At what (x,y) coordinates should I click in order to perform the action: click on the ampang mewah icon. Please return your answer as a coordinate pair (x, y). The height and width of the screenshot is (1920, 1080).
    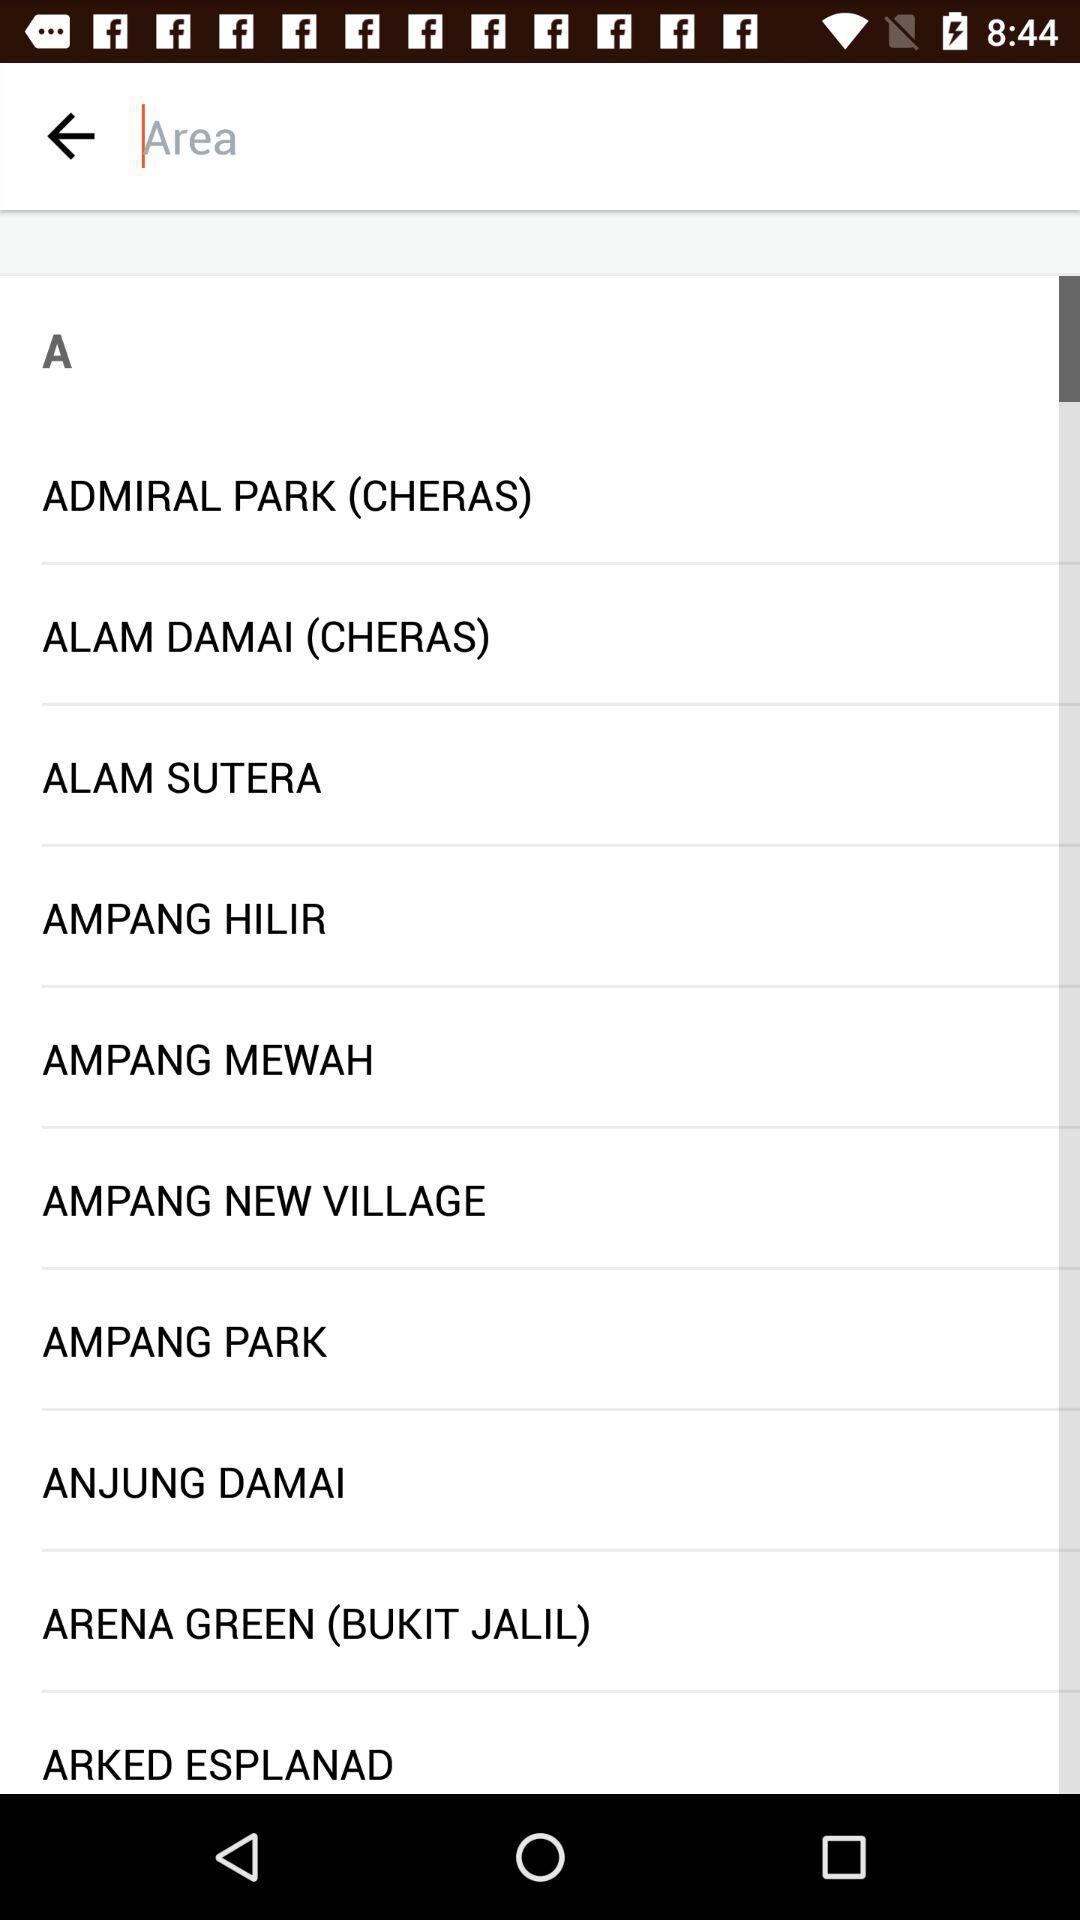
    Looking at the image, I should click on (540, 1057).